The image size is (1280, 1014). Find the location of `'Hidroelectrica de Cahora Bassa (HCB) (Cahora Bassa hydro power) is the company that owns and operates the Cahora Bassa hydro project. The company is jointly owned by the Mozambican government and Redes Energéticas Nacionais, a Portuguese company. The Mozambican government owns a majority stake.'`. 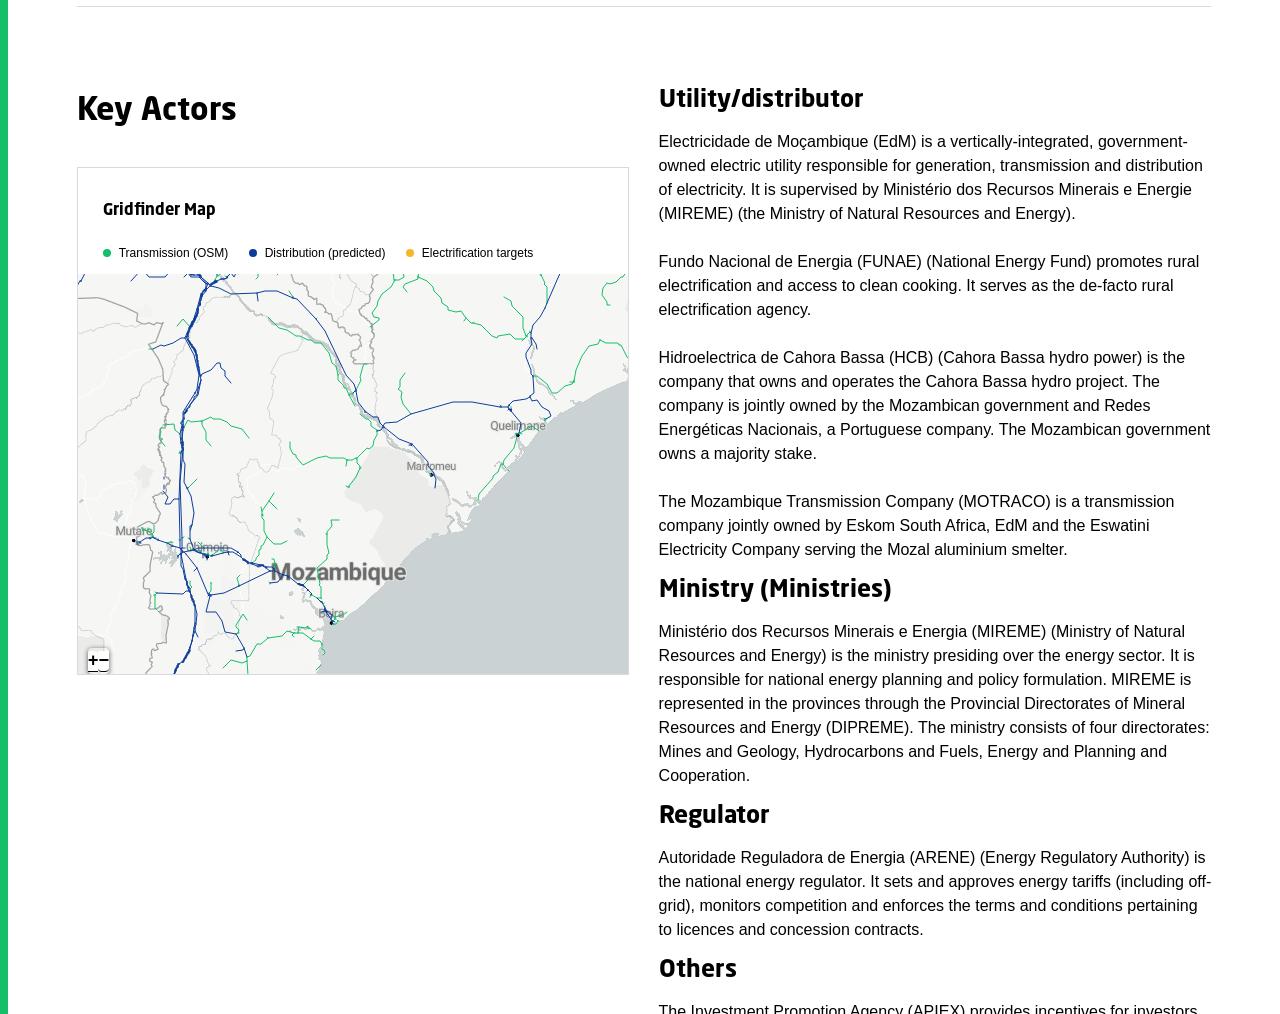

'Hidroelectrica de Cahora Bassa (HCB) (Cahora Bassa hydro power) is the company that owns and operates the Cahora Bassa hydro project. The company is jointly owned by the Mozambican government and Redes Energéticas Nacionais, a Portuguese company. The Mozambican government owns a majority stake.' is located at coordinates (933, 403).